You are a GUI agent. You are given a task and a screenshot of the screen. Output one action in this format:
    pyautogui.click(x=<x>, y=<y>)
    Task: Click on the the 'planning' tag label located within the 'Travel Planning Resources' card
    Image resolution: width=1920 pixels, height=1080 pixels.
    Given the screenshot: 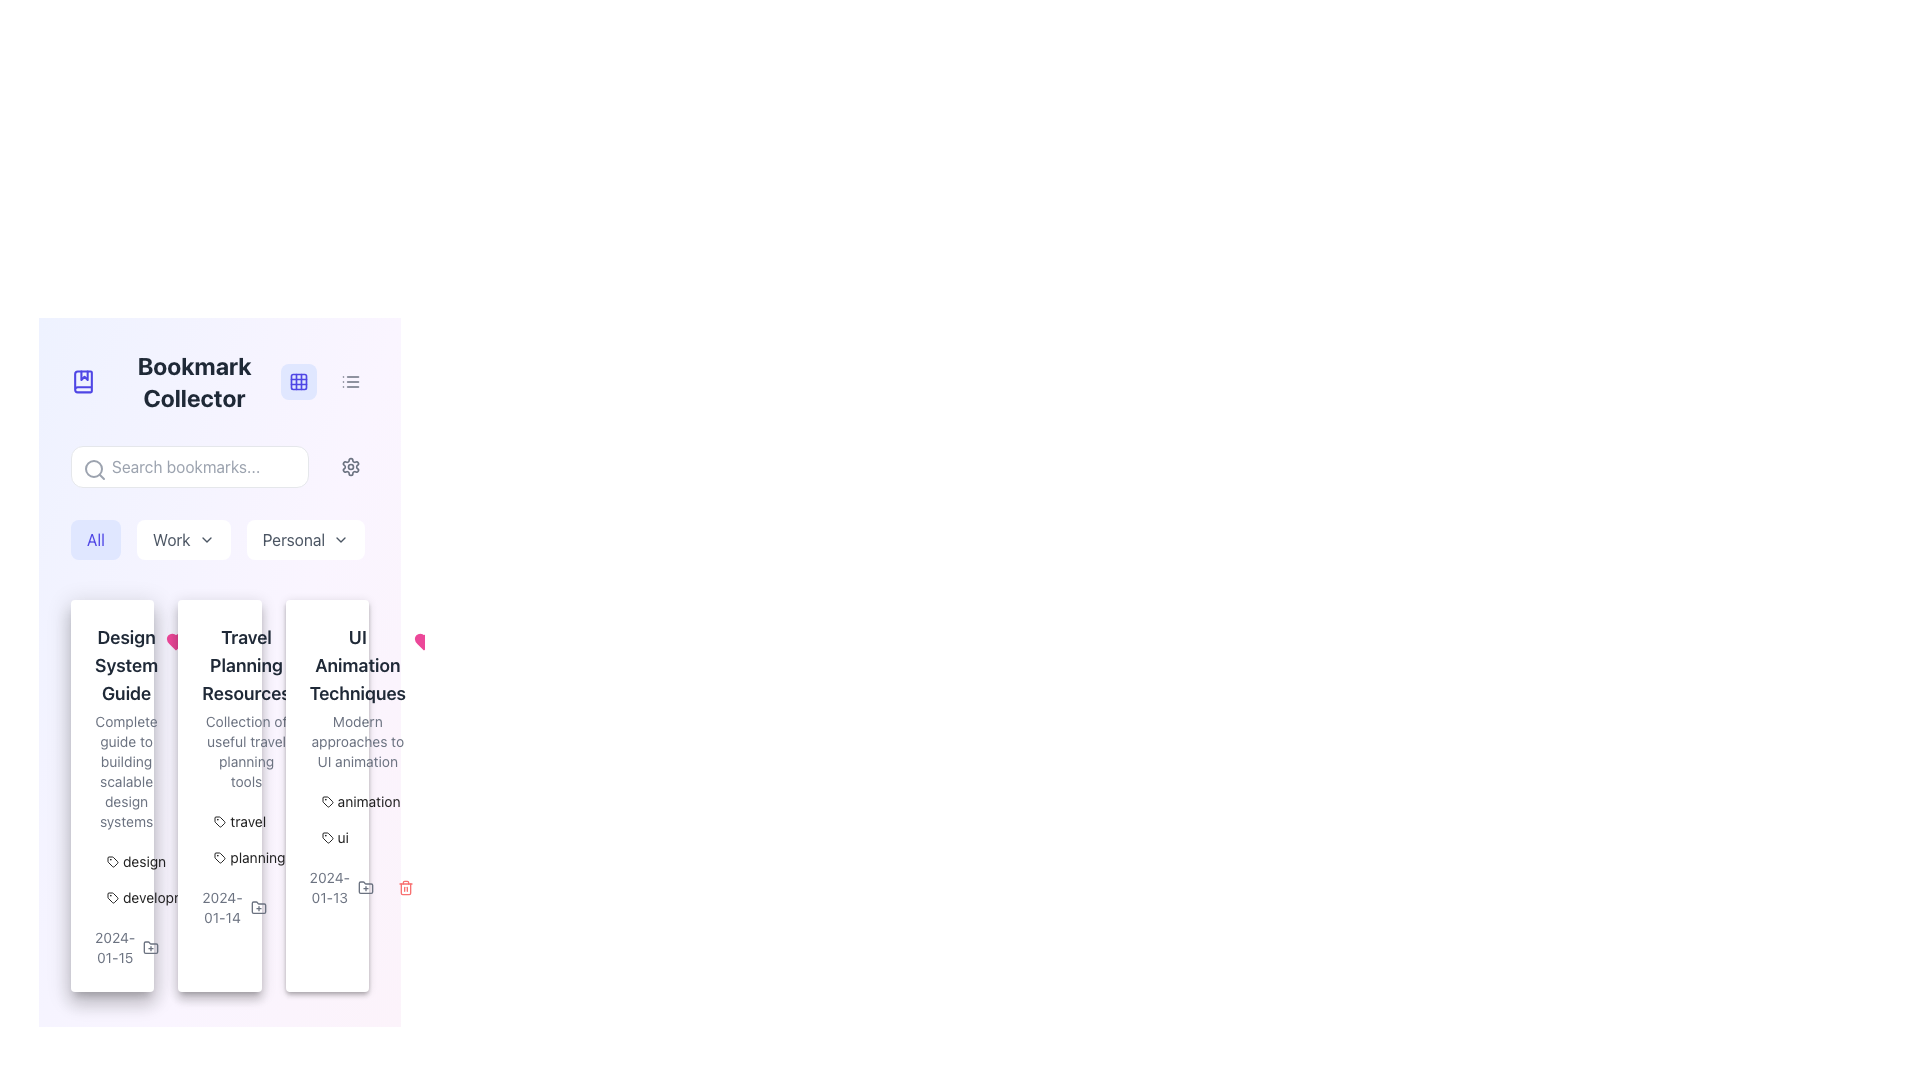 What is the action you would take?
    pyautogui.click(x=248, y=856)
    